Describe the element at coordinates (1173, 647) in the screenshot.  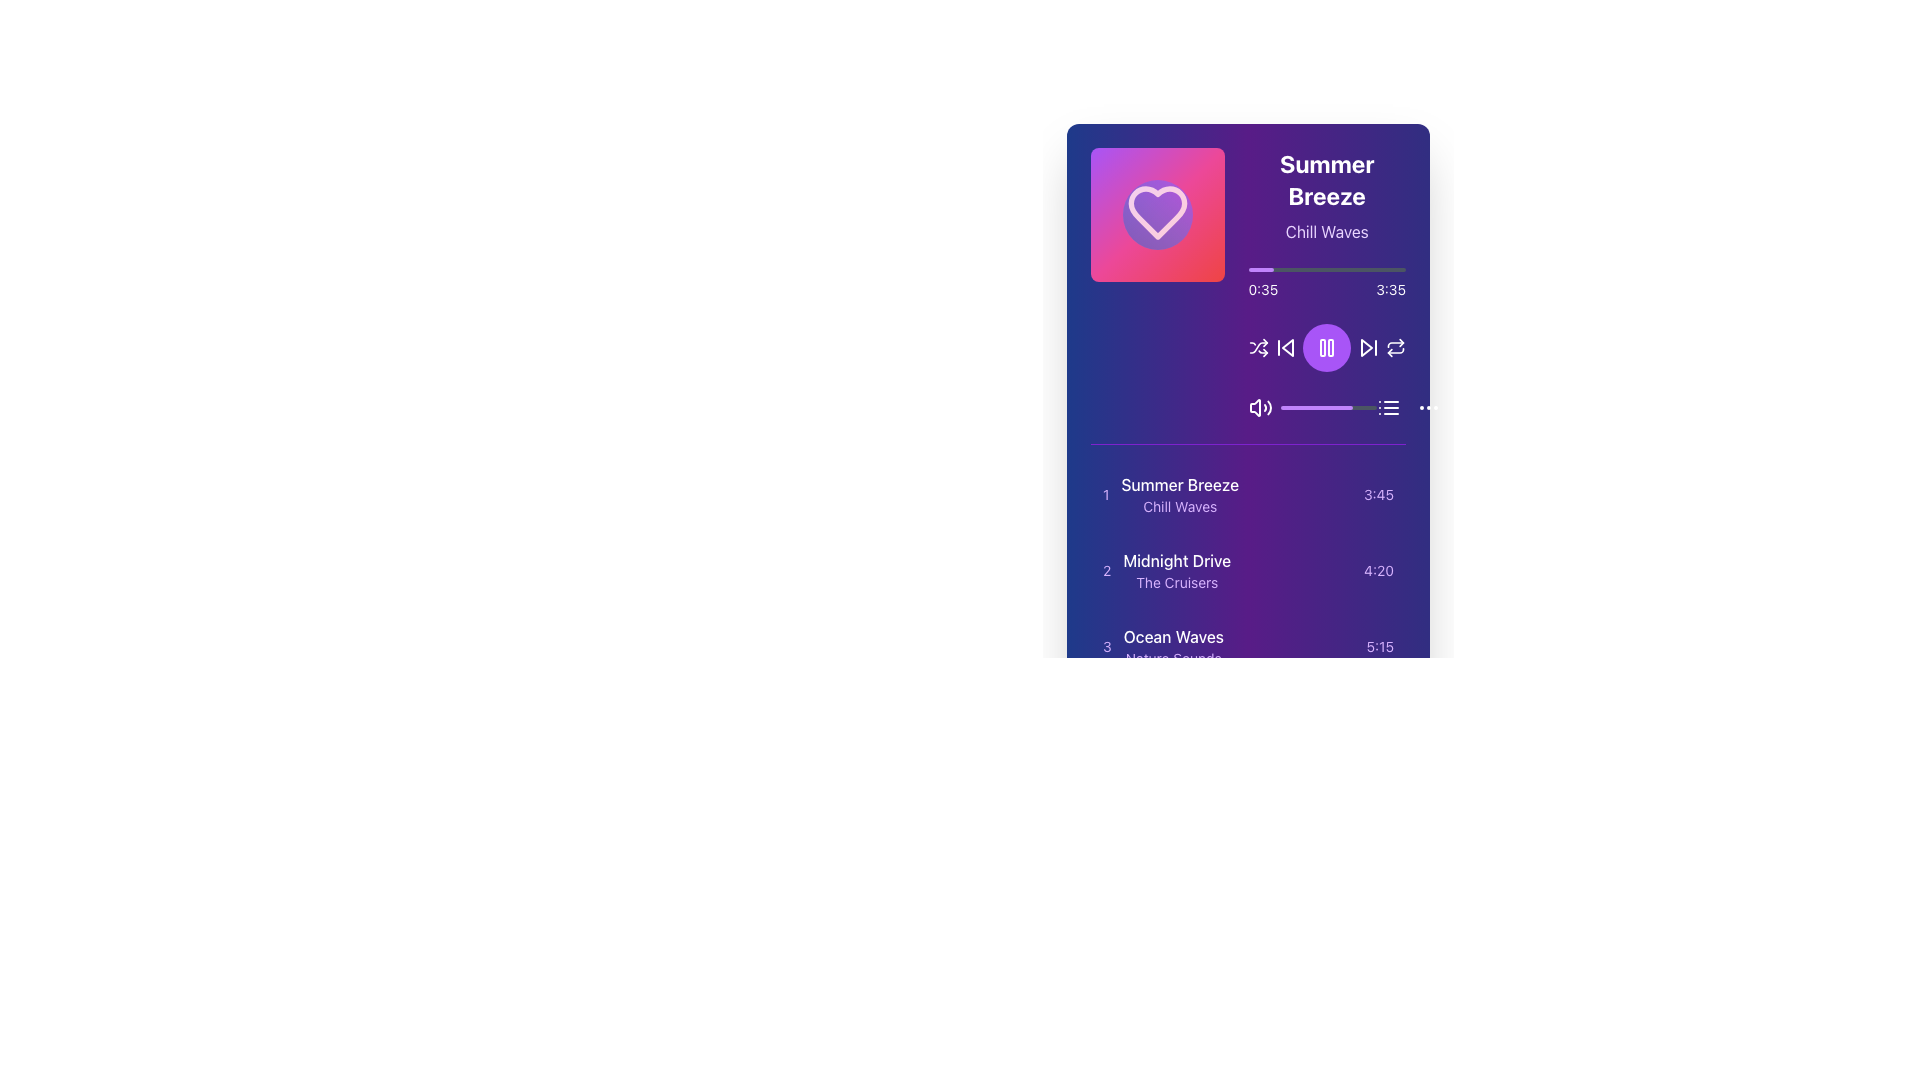
I see `the Text Display element that shows 'Ocean Waves' and 'Nature Sounds', which is the third item in the vertically aligned list` at that location.